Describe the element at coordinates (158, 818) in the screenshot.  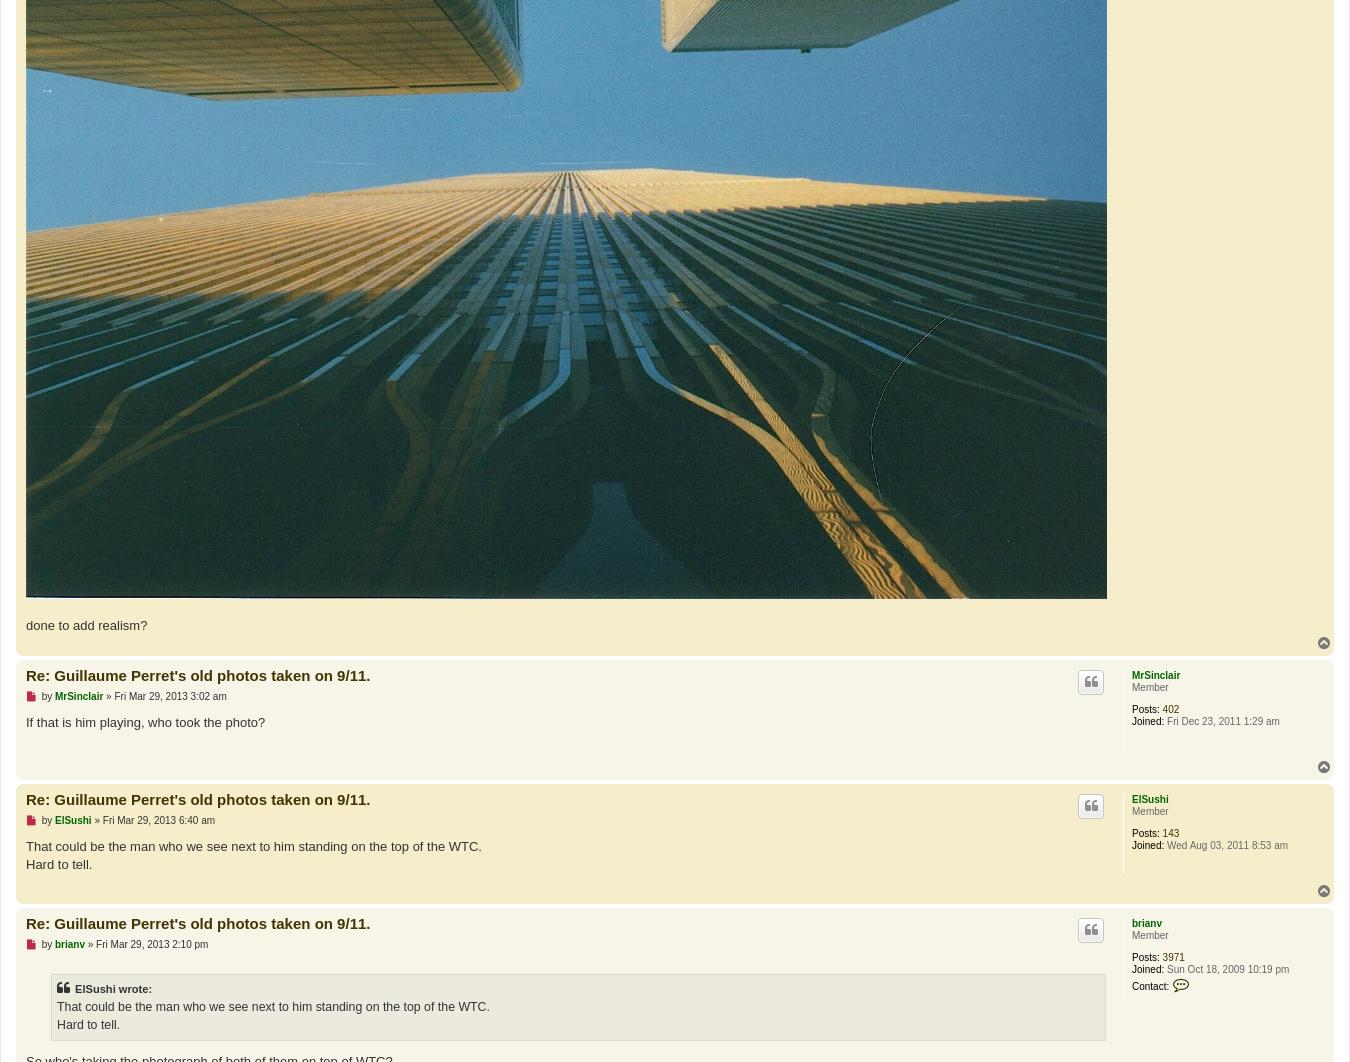
I see `'Fri Mar 29, 2013 6:40 am'` at that location.